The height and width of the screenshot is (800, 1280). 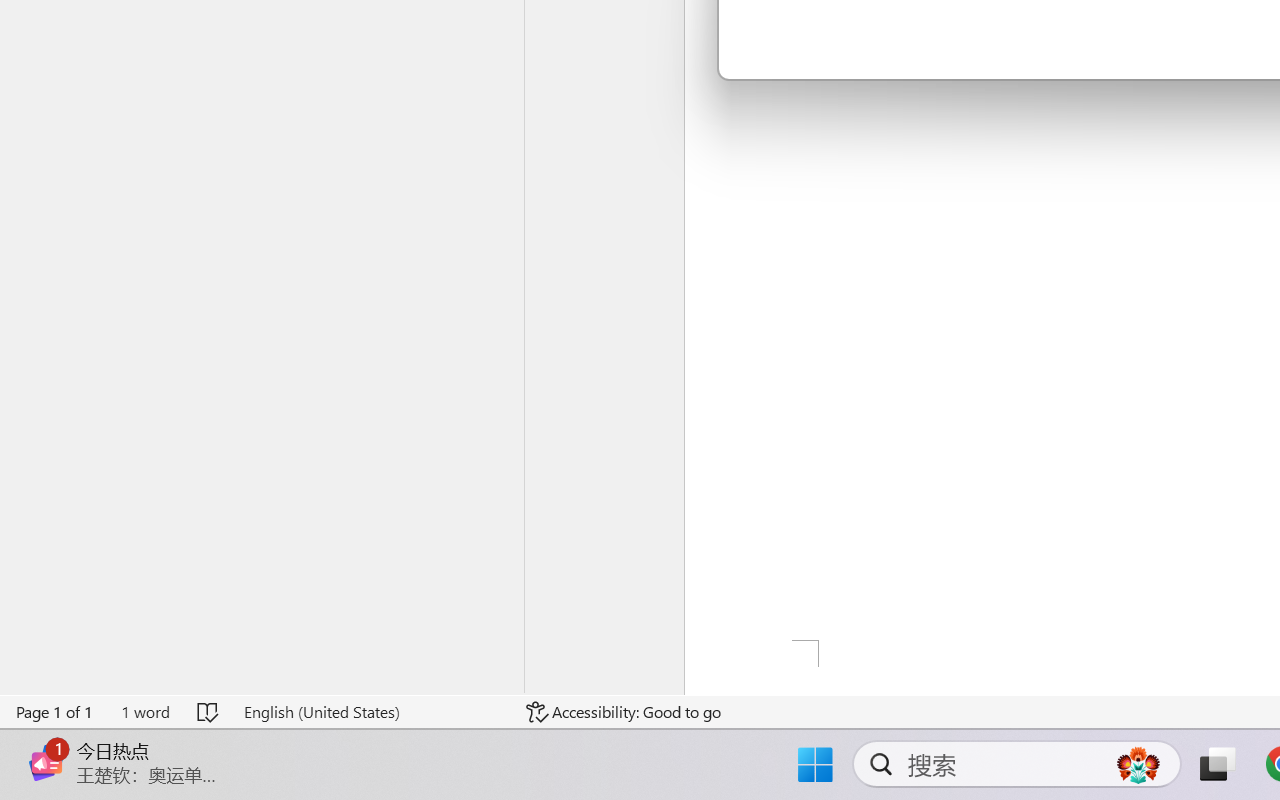 What do you see at coordinates (144, 711) in the screenshot?
I see `'Word Count 1 word'` at bounding box center [144, 711].